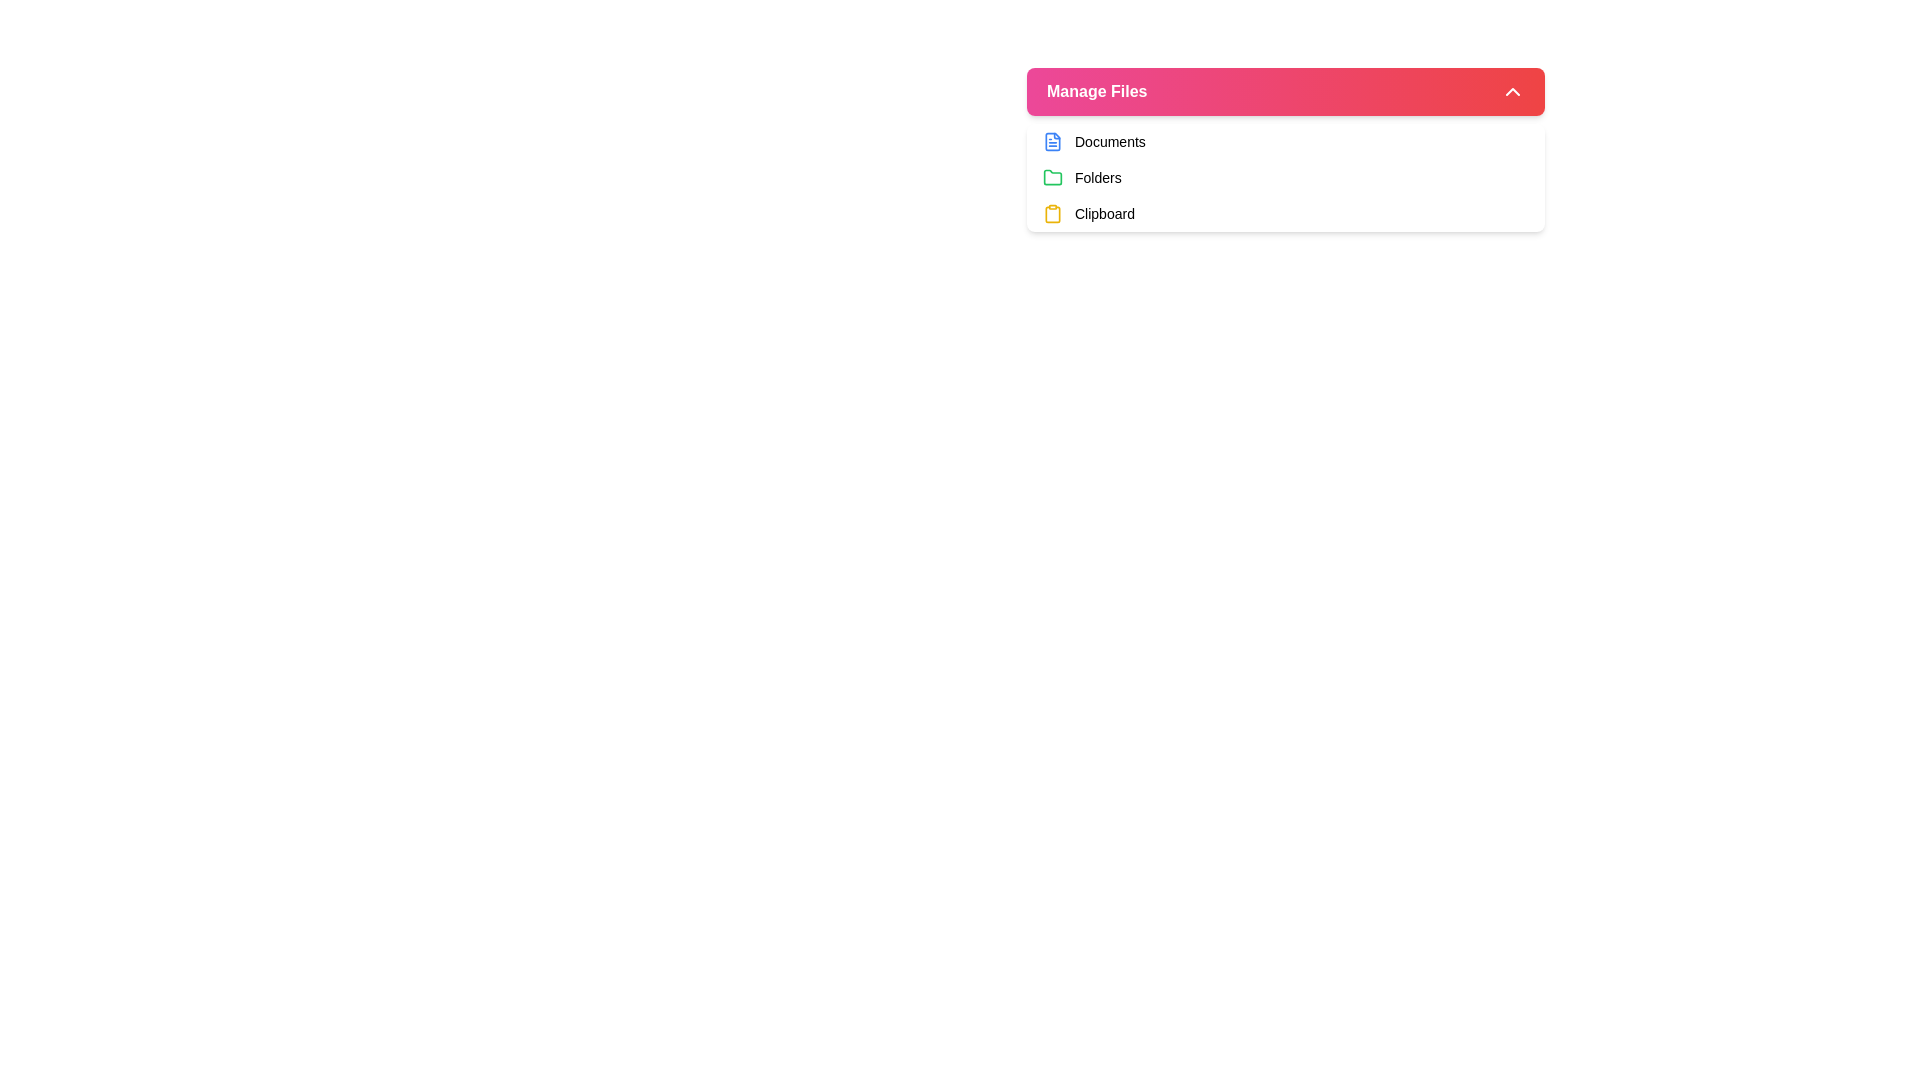 The width and height of the screenshot is (1920, 1080). I want to click on the clipboard icon located in the third row of the menu below 'Manage Files', so click(1051, 213).